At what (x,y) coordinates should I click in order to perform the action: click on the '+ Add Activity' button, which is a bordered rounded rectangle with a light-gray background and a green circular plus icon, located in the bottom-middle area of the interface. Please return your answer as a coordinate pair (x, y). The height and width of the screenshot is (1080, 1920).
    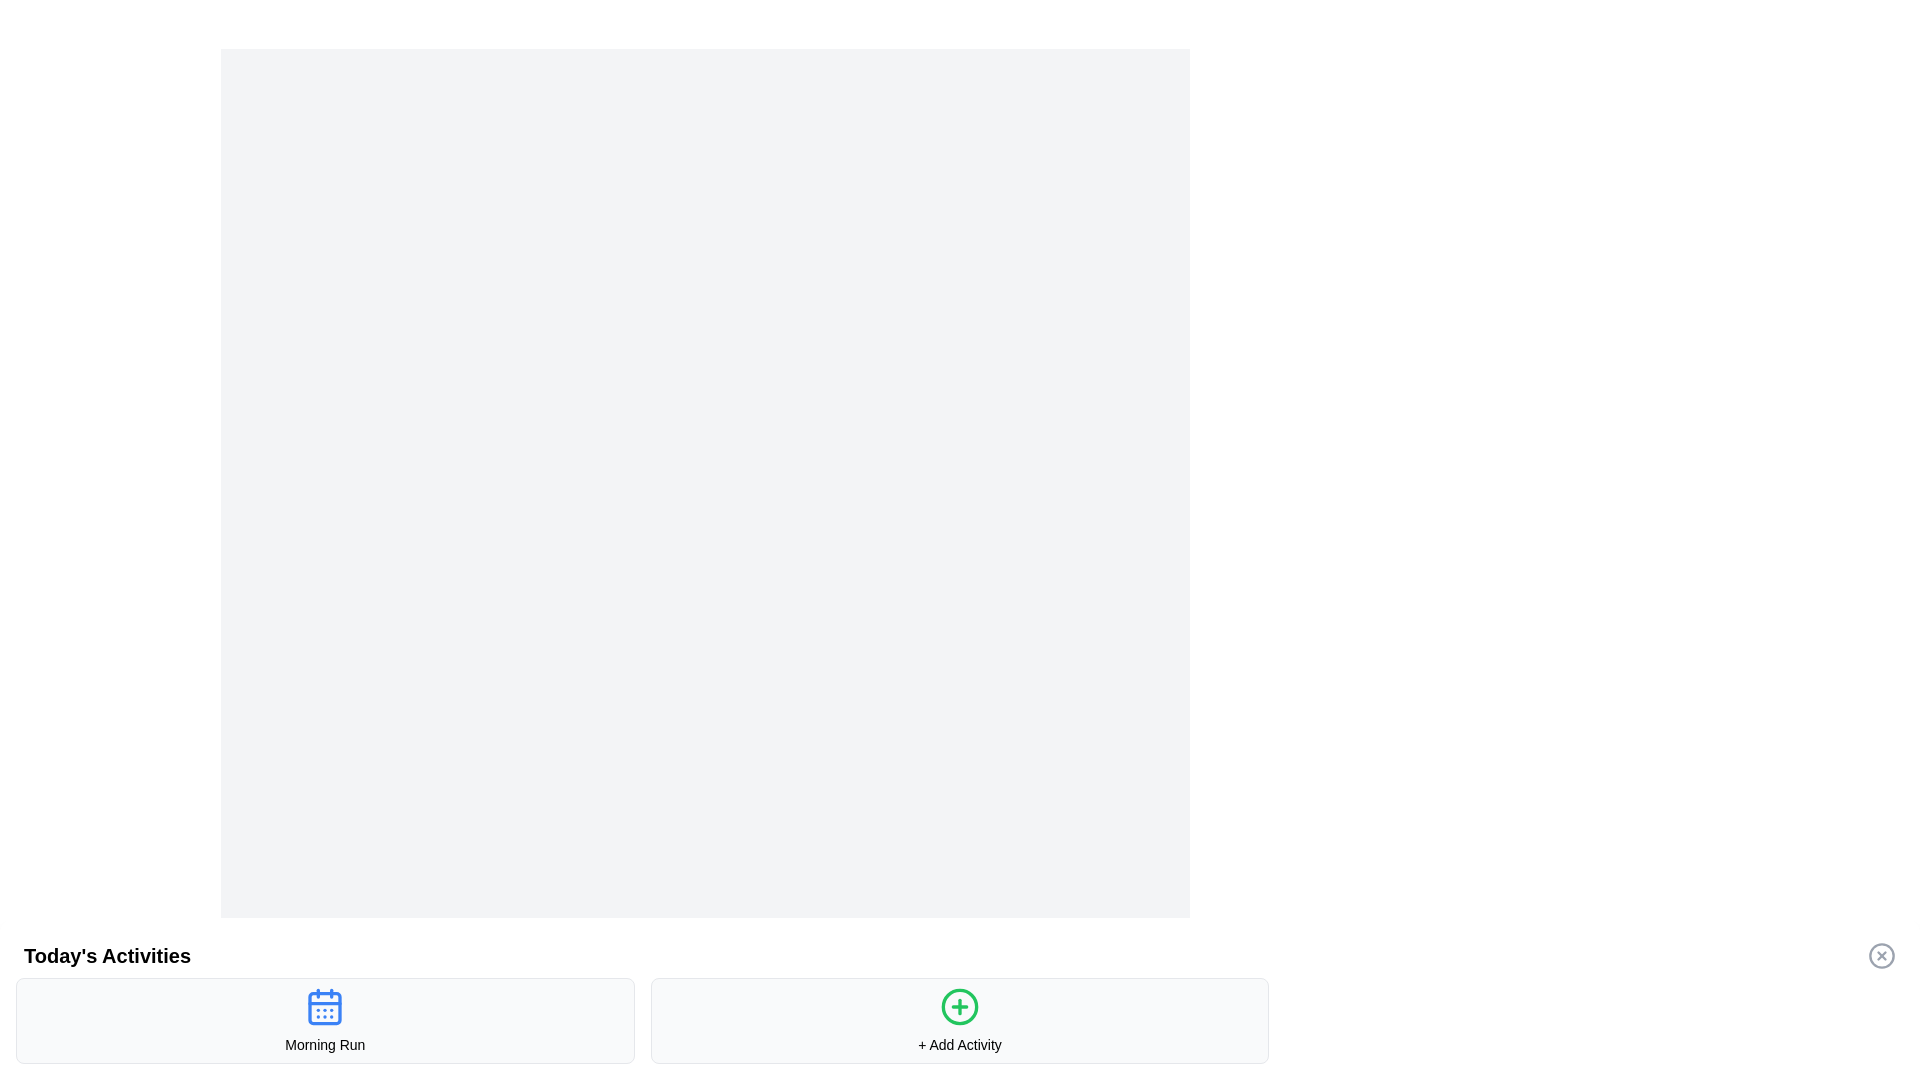
    Looking at the image, I should click on (960, 1021).